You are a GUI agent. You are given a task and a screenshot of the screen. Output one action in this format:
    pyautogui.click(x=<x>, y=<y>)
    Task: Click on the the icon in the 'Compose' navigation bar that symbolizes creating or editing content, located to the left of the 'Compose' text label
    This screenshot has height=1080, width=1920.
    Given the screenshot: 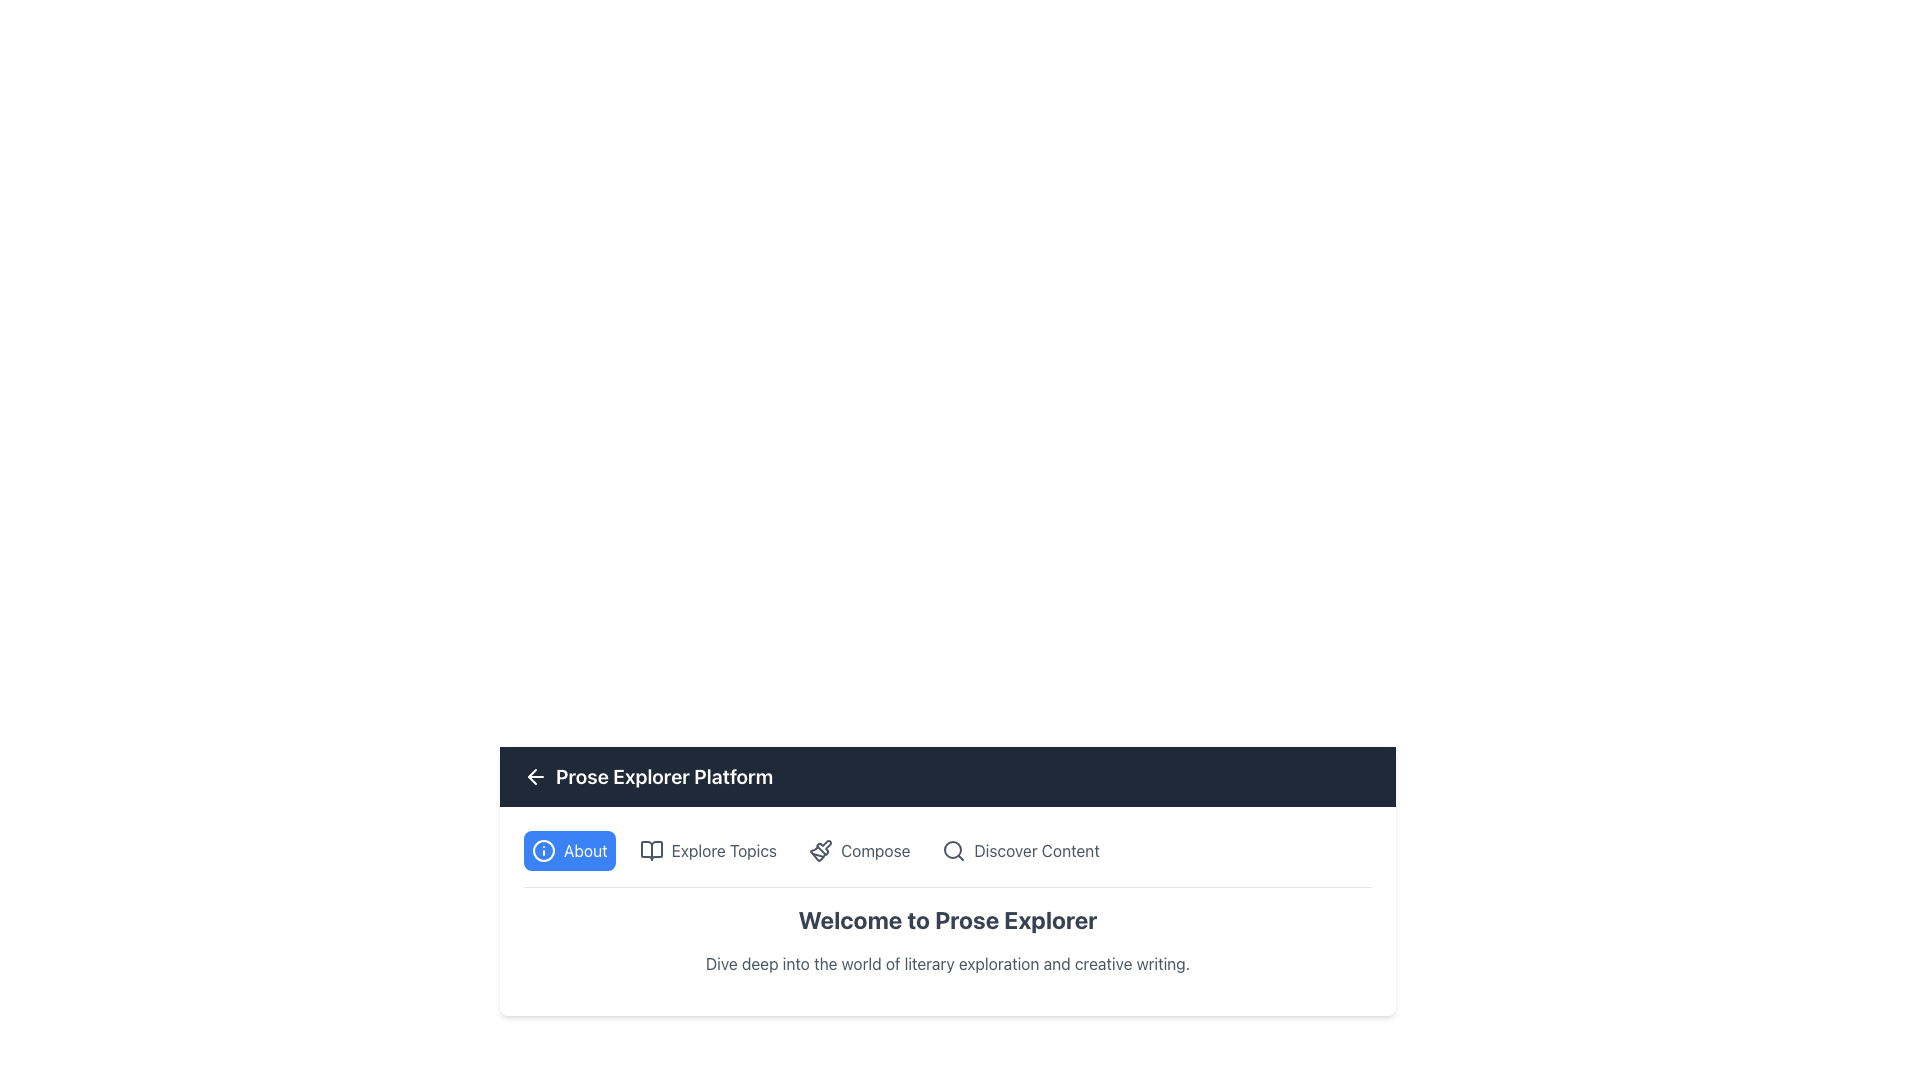 What is the action you would take?
    pyautogui.click(x=820, y=851)
    